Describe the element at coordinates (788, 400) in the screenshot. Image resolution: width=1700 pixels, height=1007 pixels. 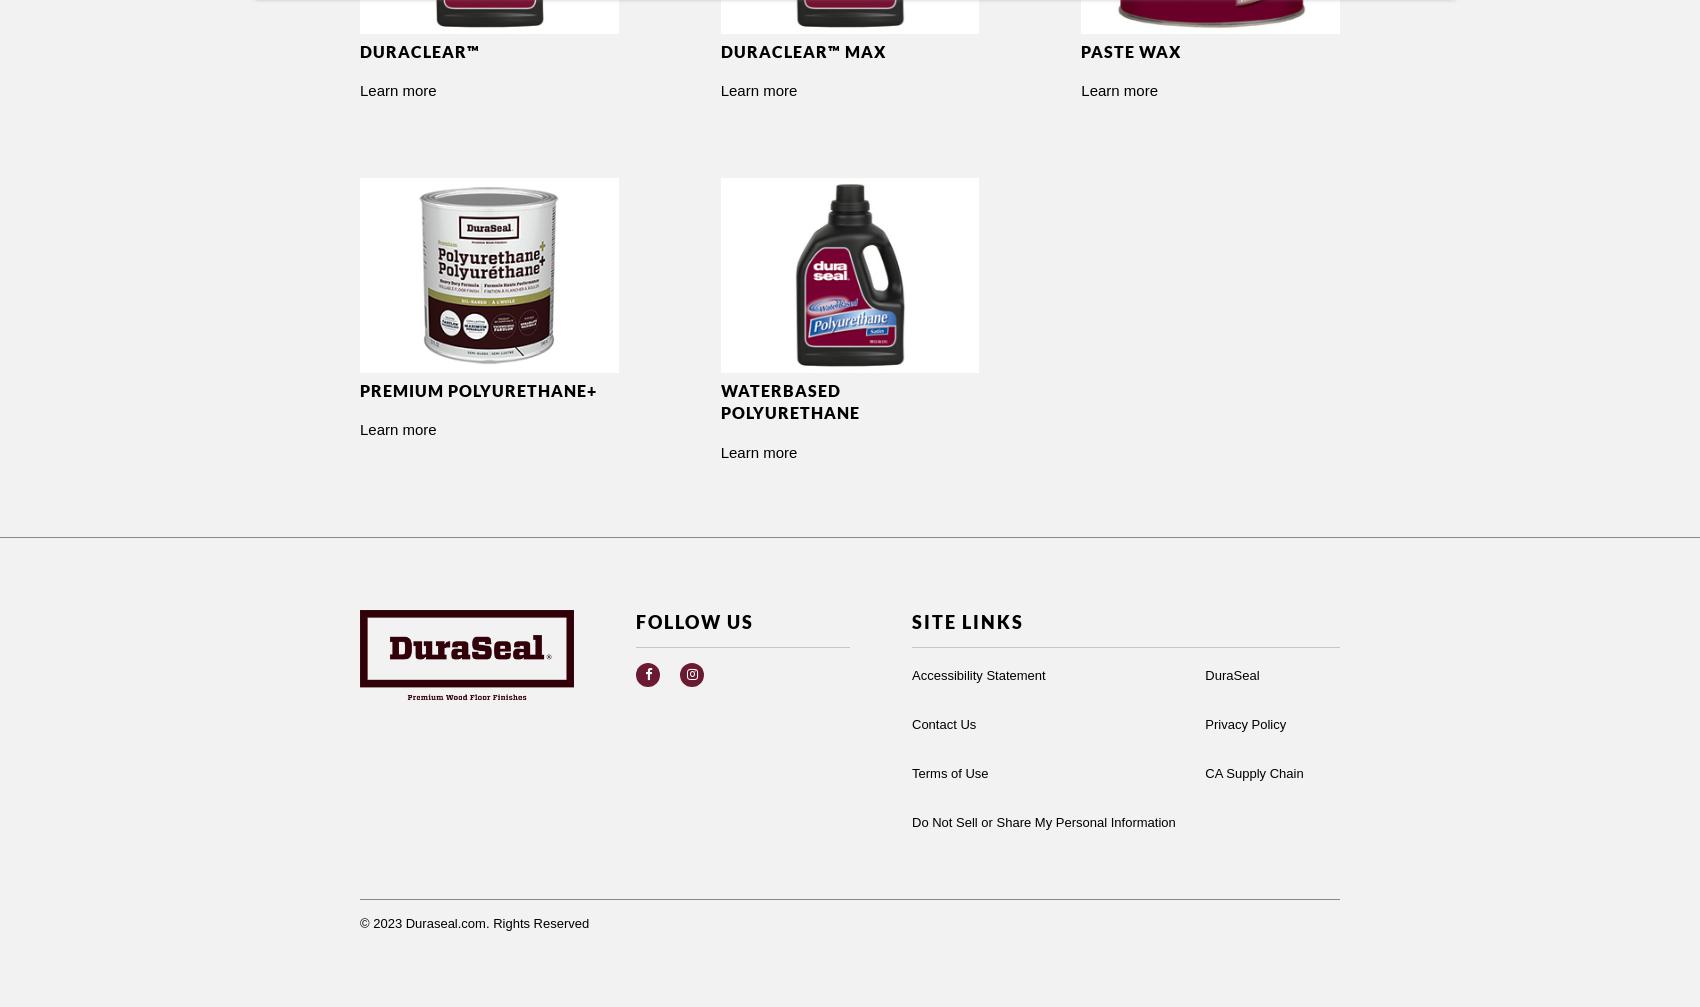
I see `'Waterbased Polyurethane'` at that location.